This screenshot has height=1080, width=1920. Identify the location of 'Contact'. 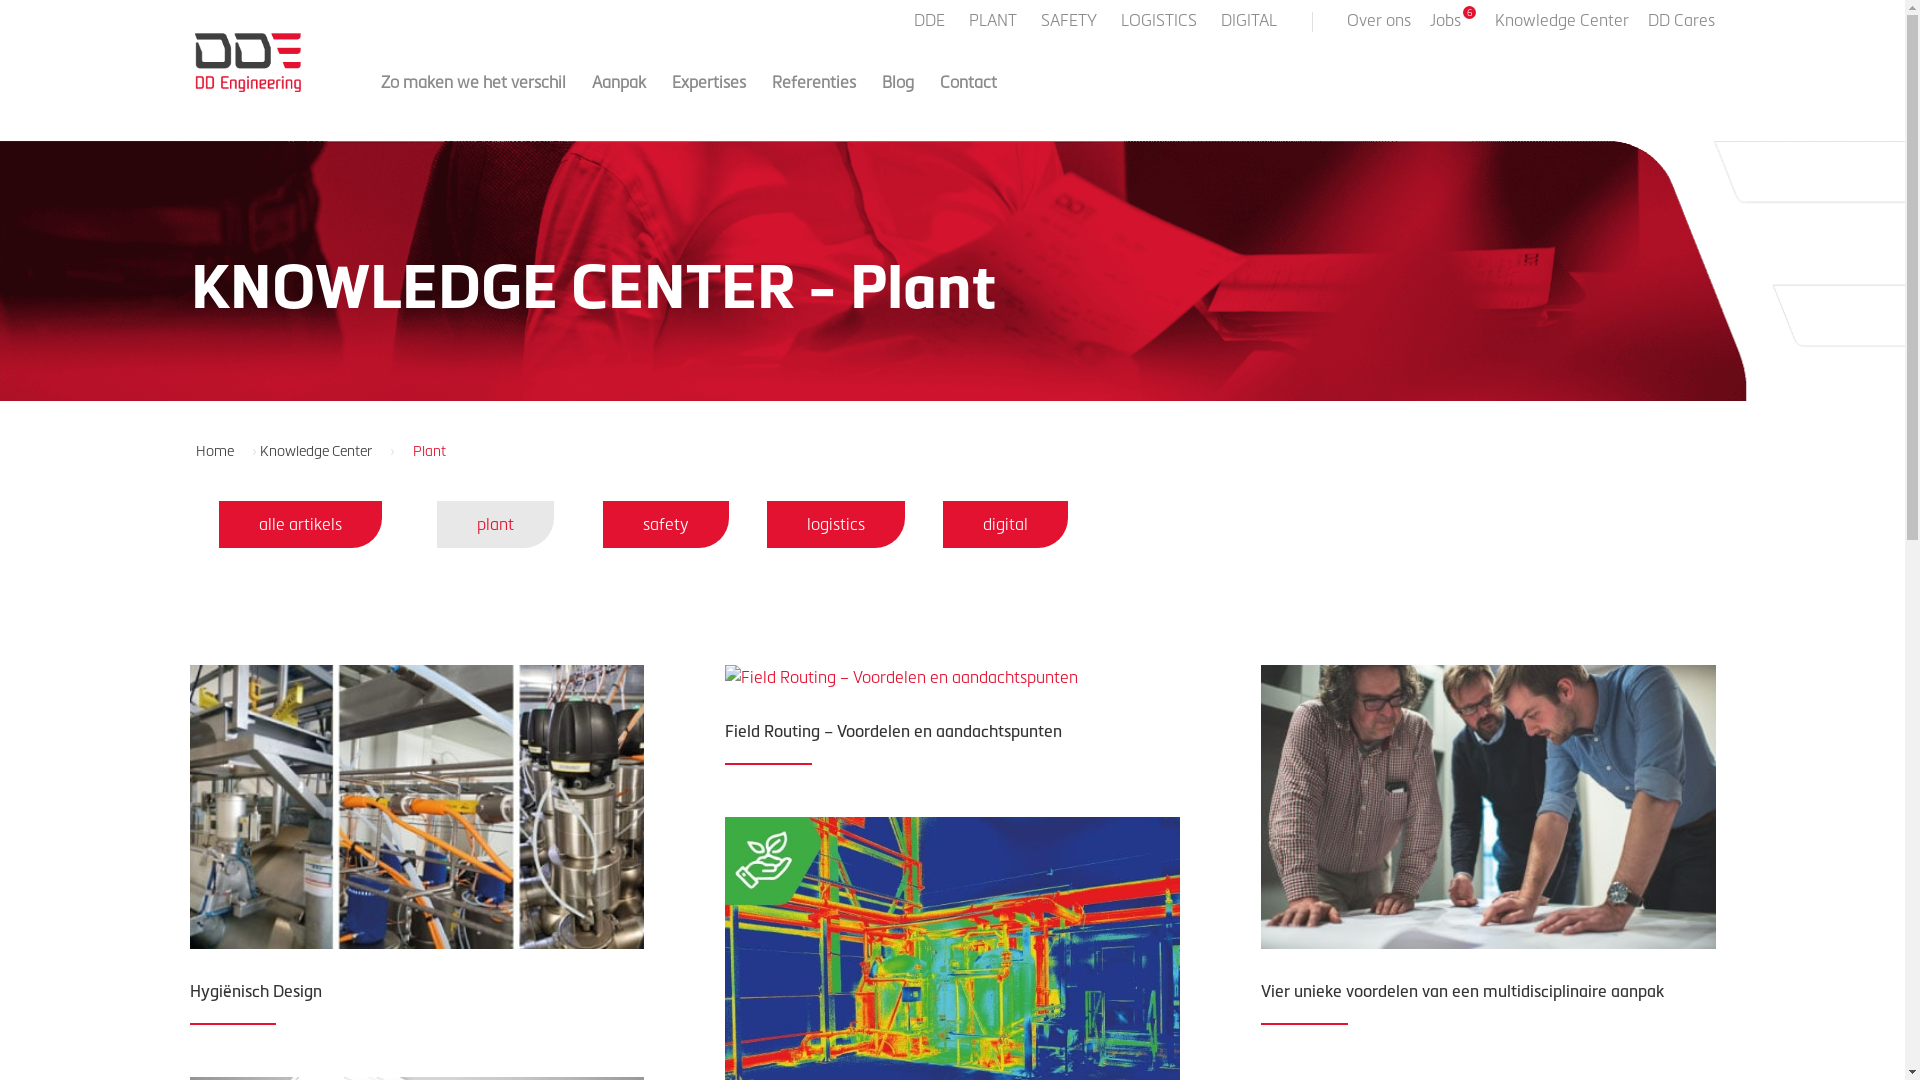
(939, 99).